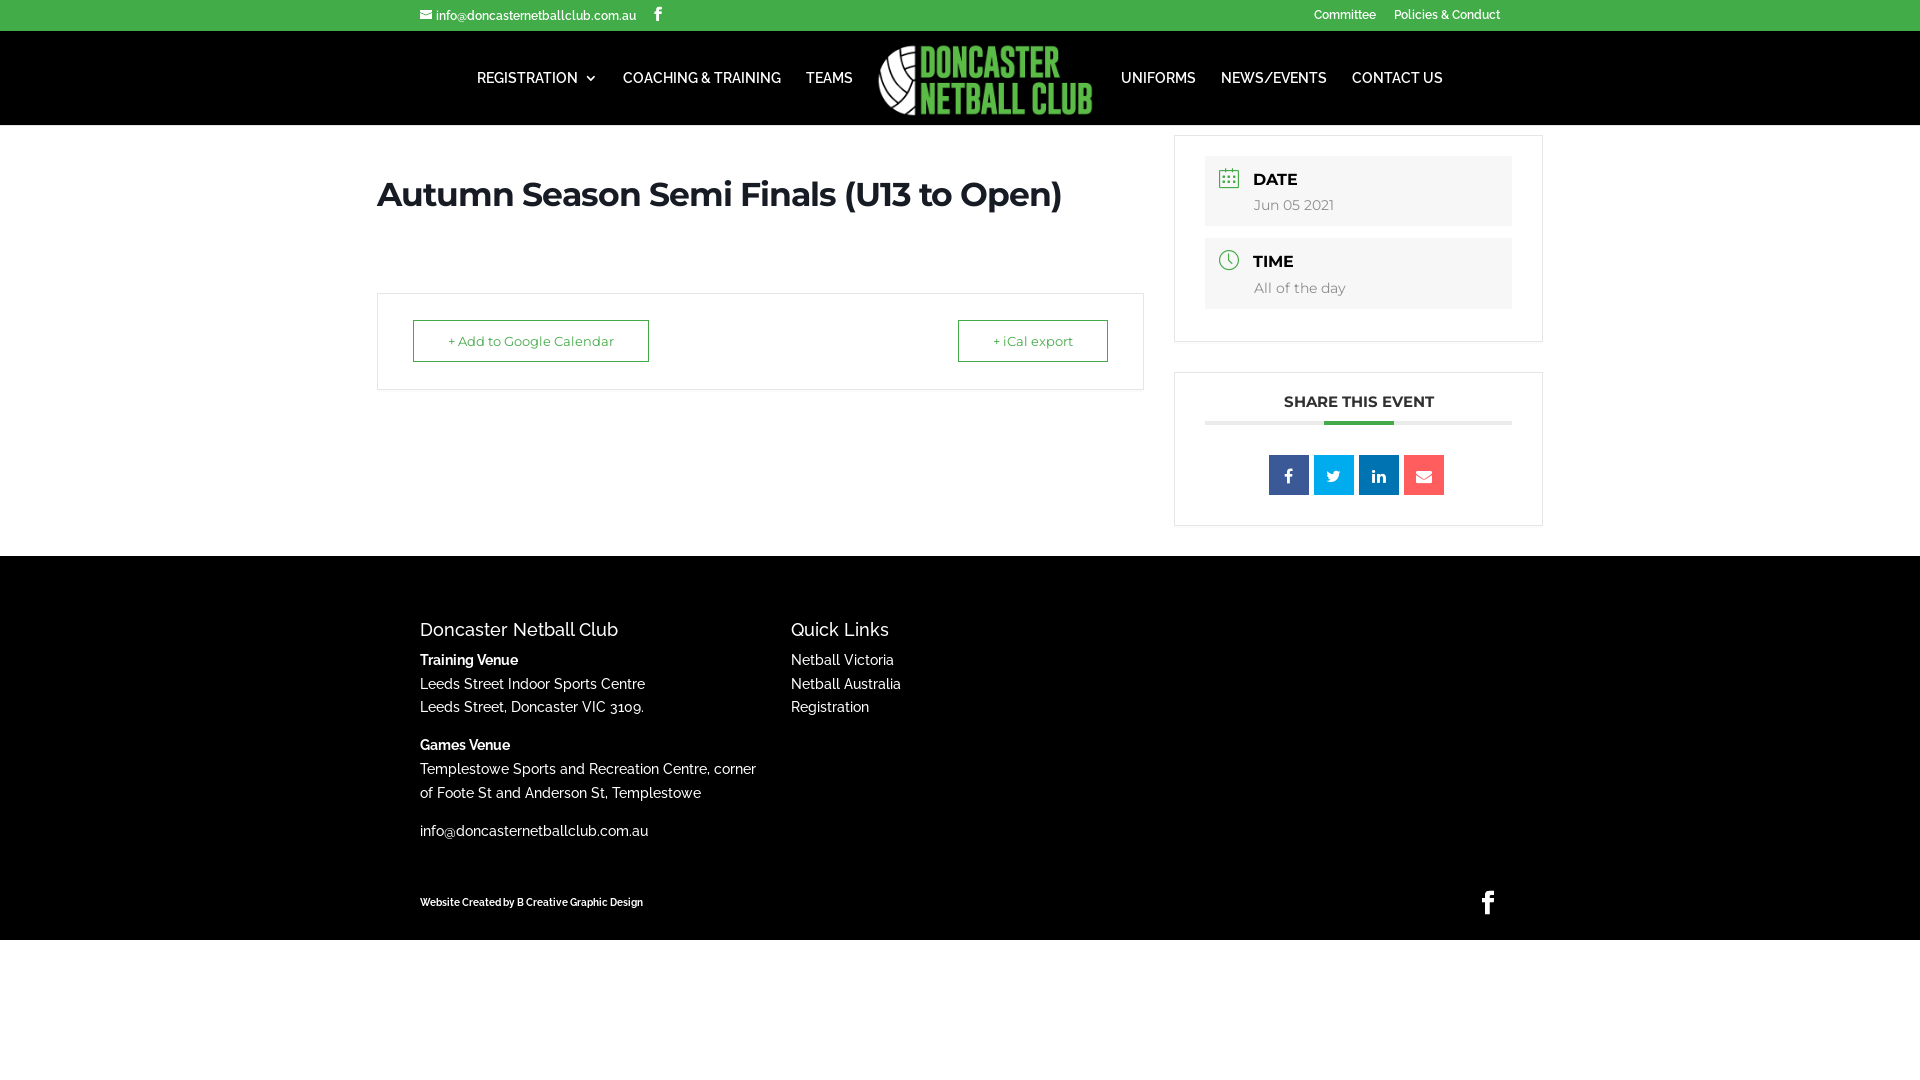 This screenshot has width=1920, height=1080. Describe the element at coordinates (1032, 339) in the screenshot. I see `'+ iCal export'` at that location.